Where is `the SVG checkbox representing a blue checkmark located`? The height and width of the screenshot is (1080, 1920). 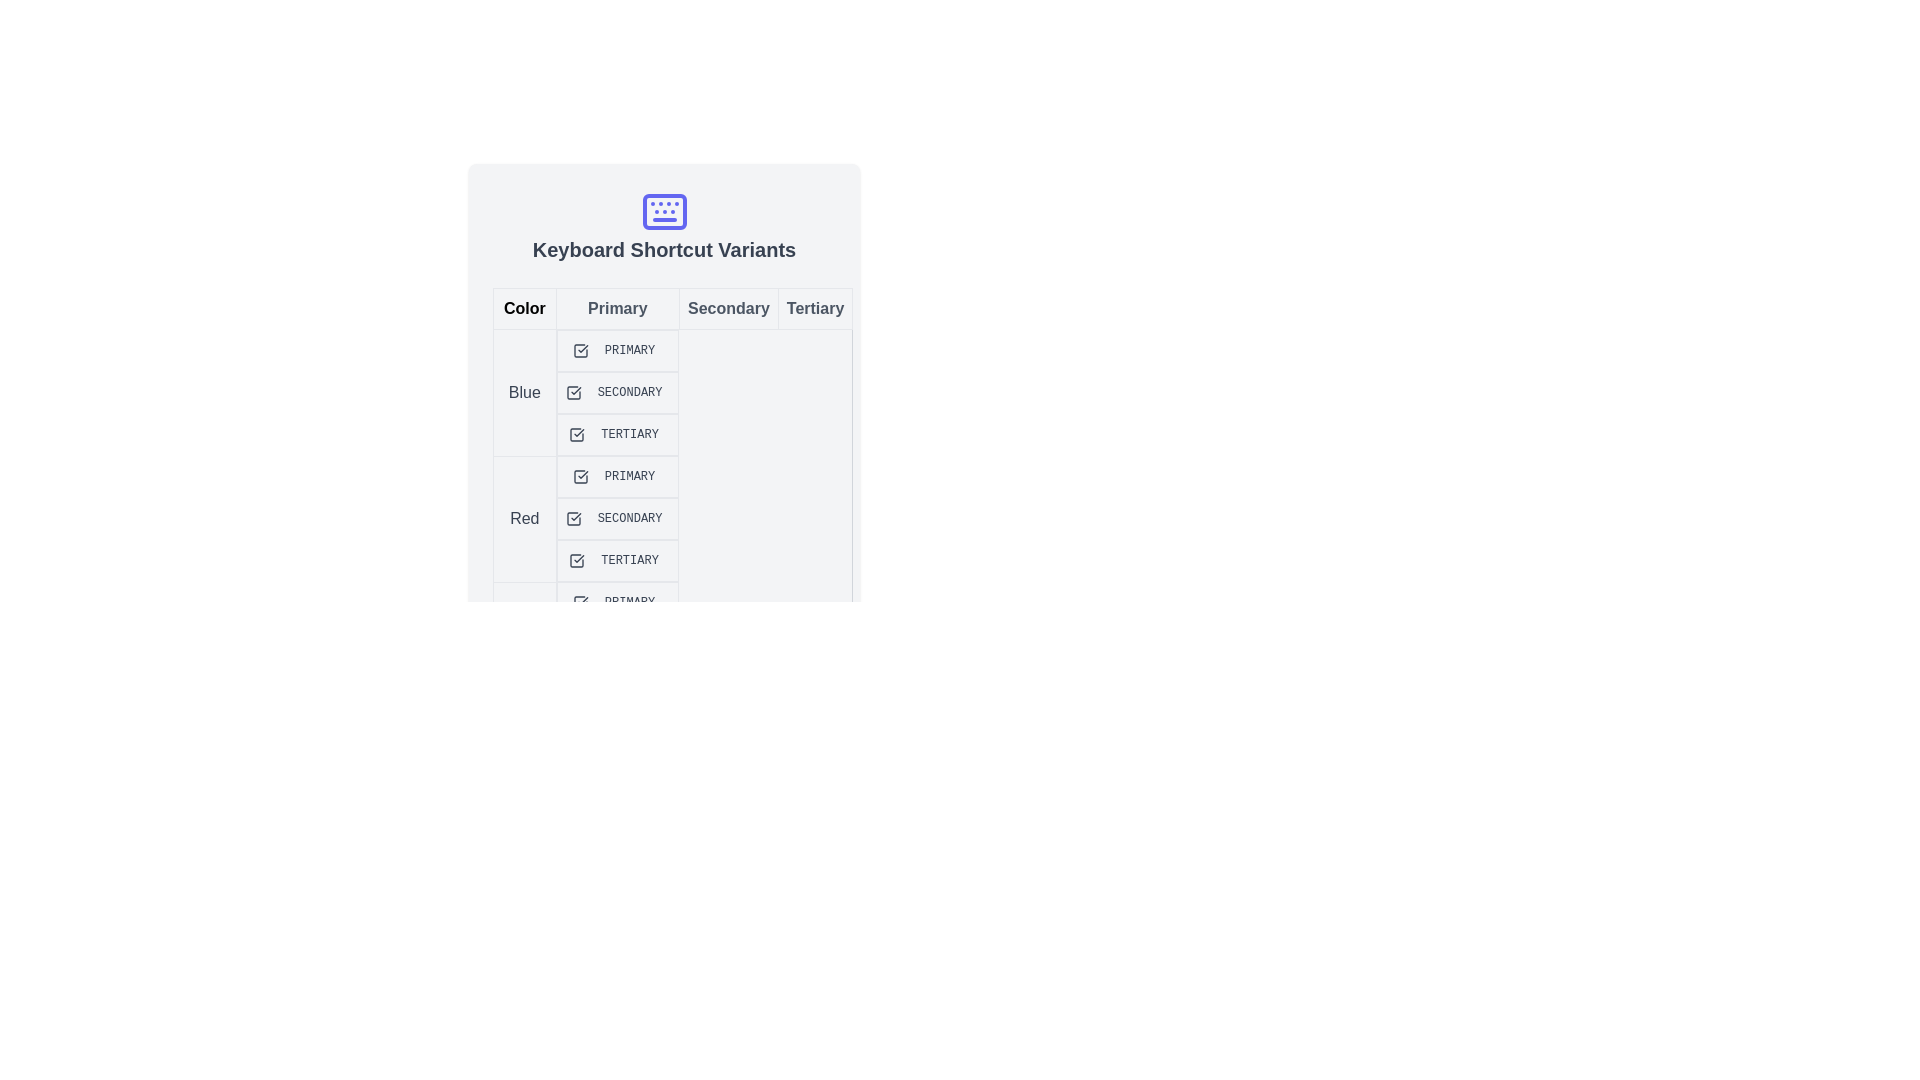
the SVG checkbox representing a blue checkmark located is located at coordinates (576, 434).